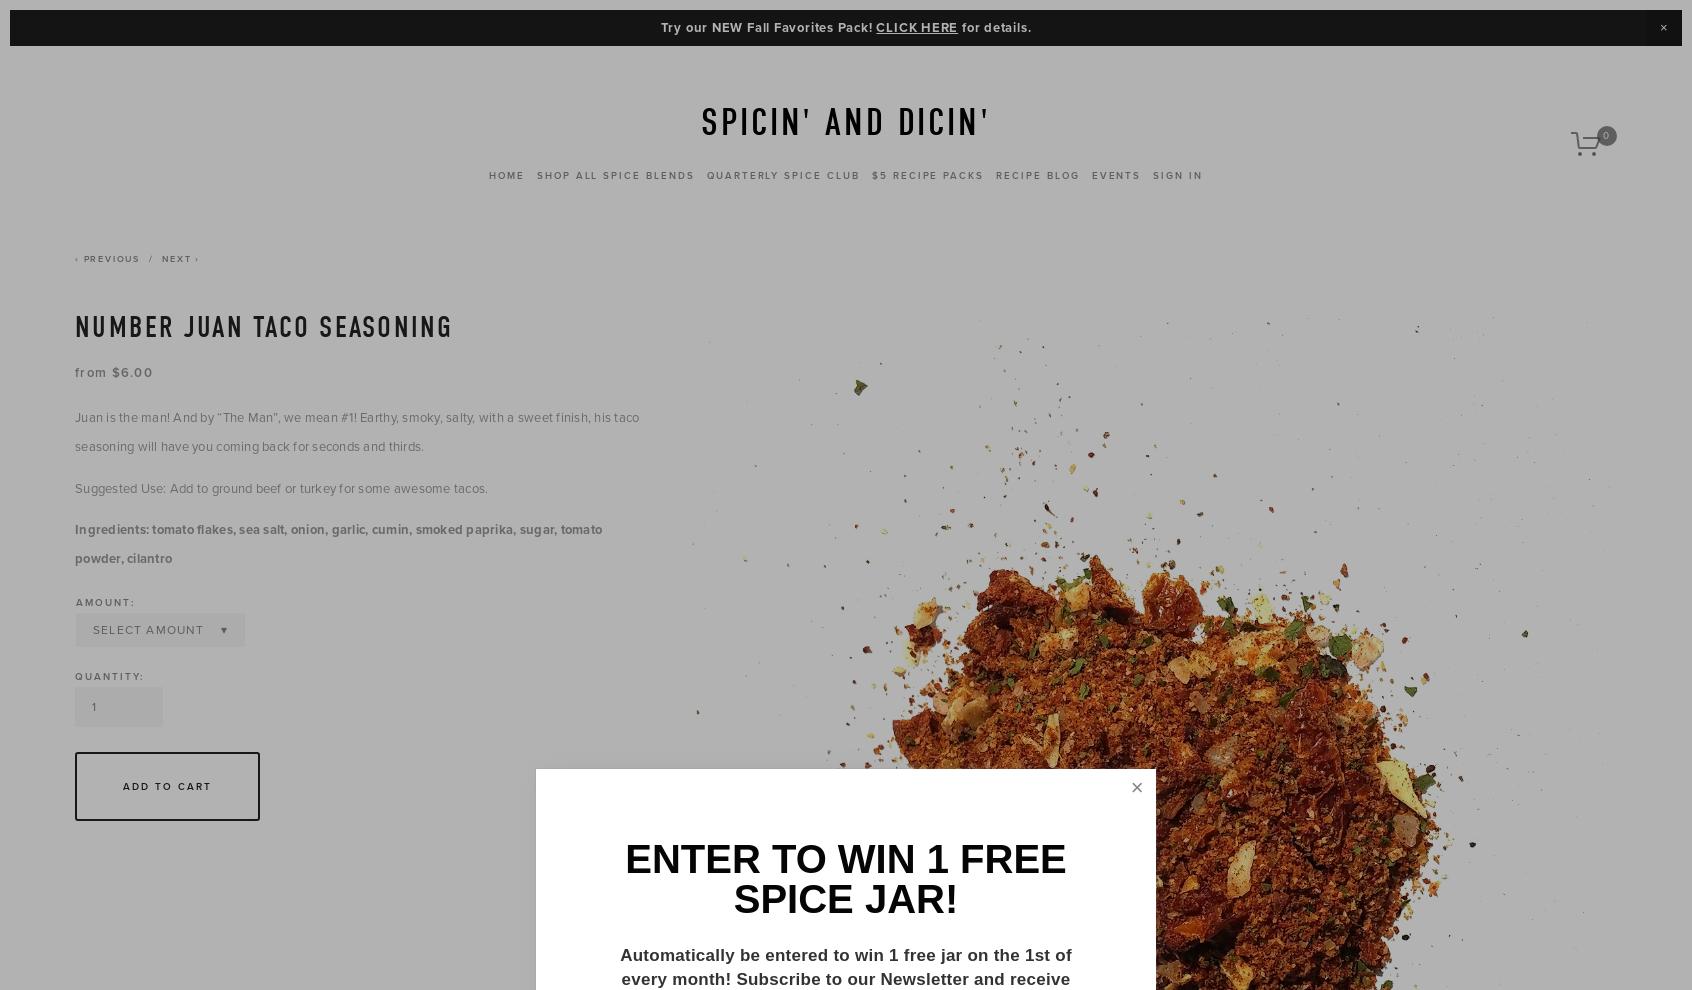  I want to click on 'Suggested Use: Add to ground beef or turkey for some awesome tacos.', so click(281, 487).